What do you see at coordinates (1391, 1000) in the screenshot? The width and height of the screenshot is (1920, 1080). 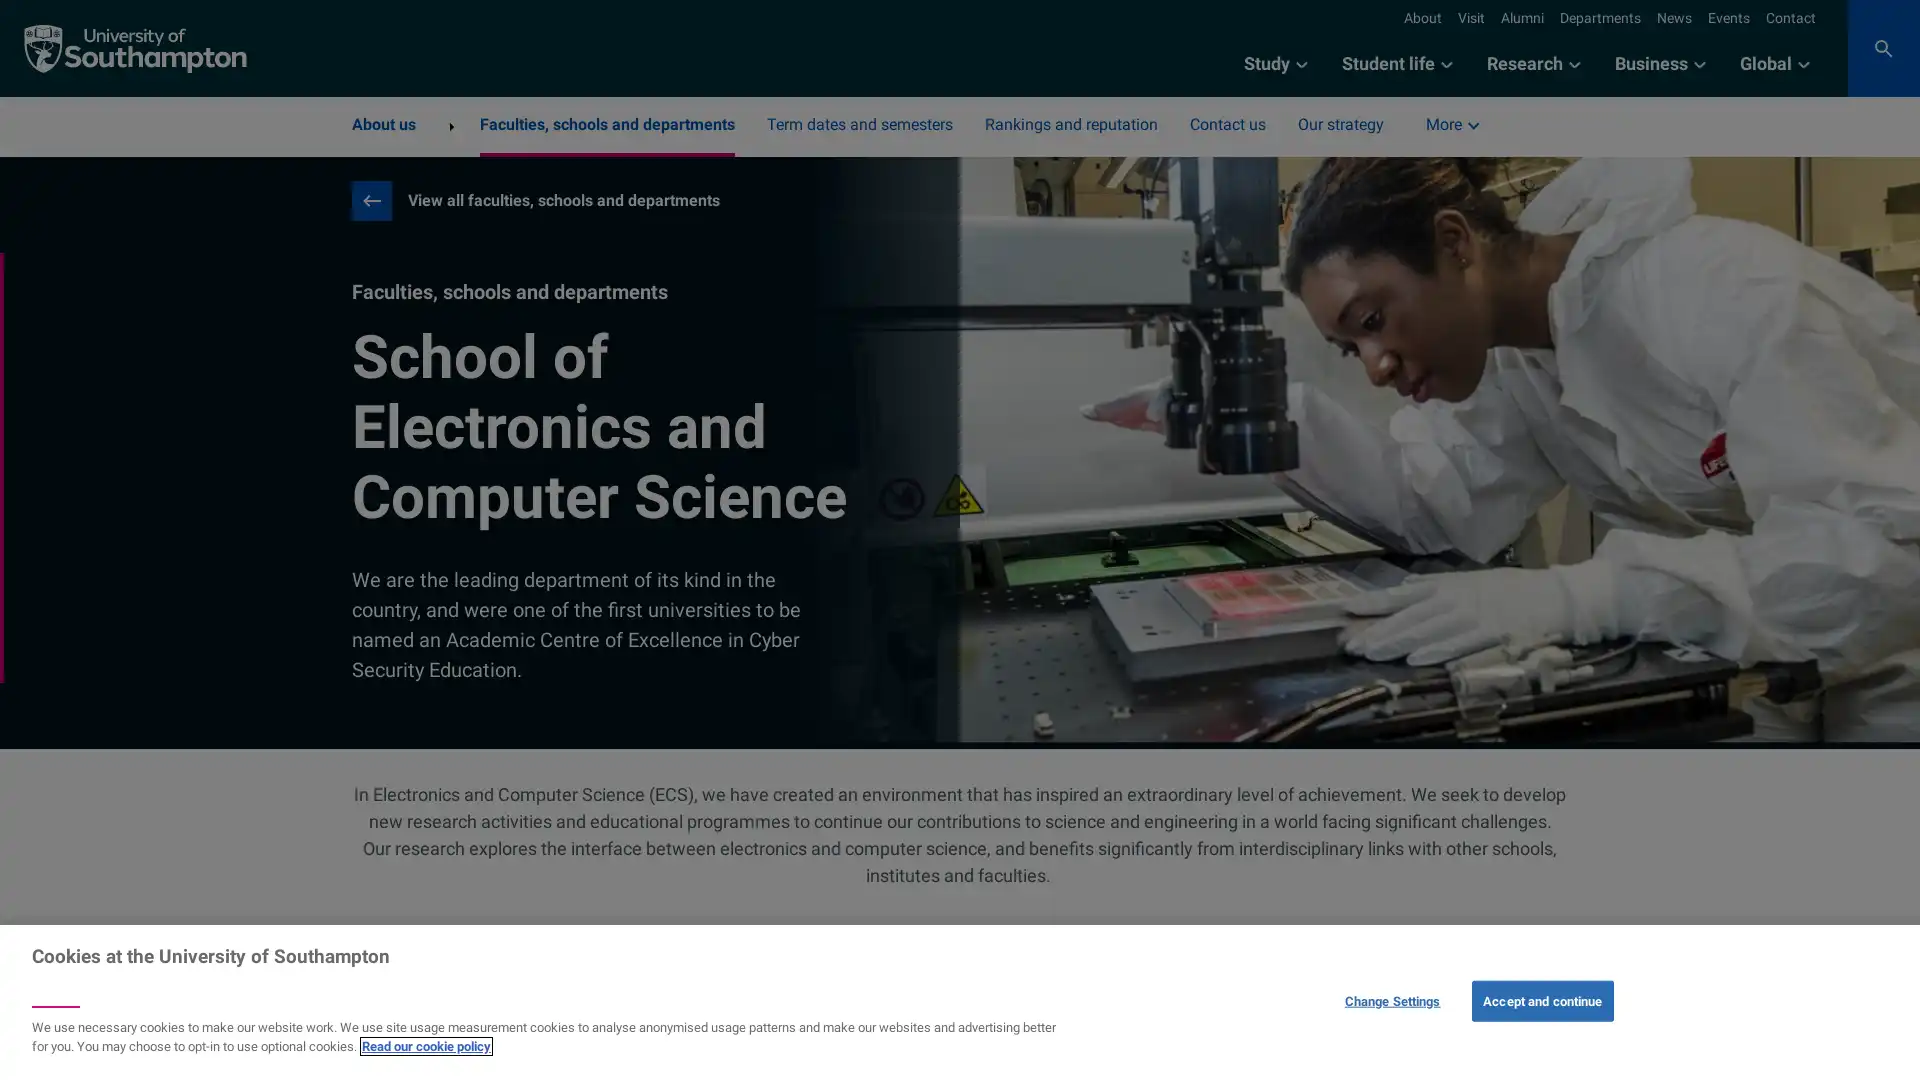 I see `Change Settings` at bounding box center [1391, 1000].